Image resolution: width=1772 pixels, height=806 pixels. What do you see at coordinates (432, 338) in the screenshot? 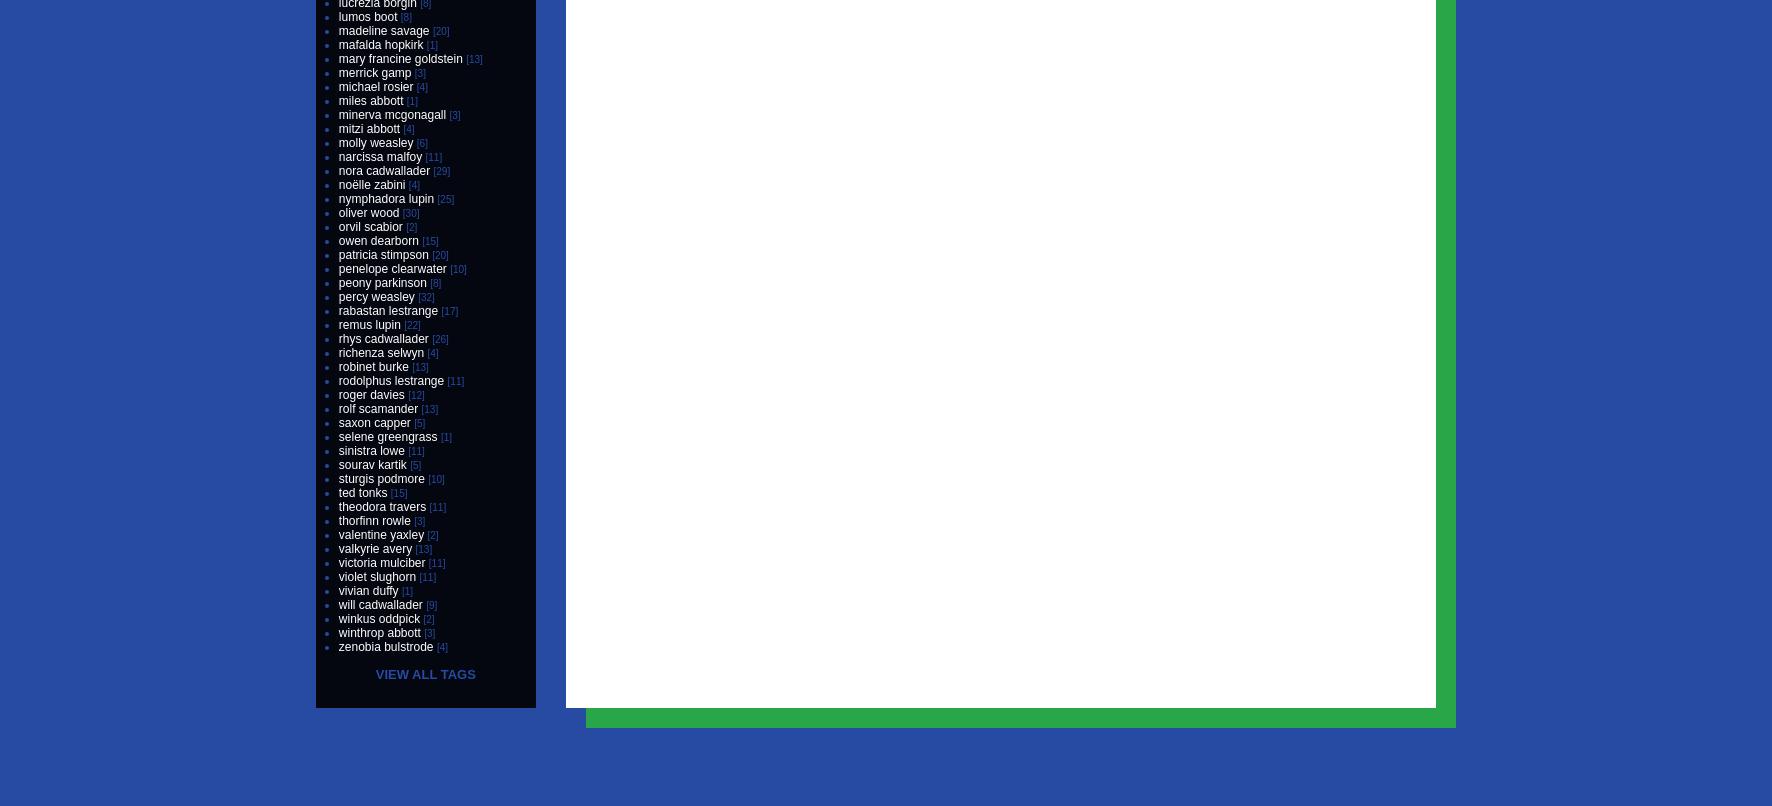
I see `'[26]'` at bounding box center [432, 338].